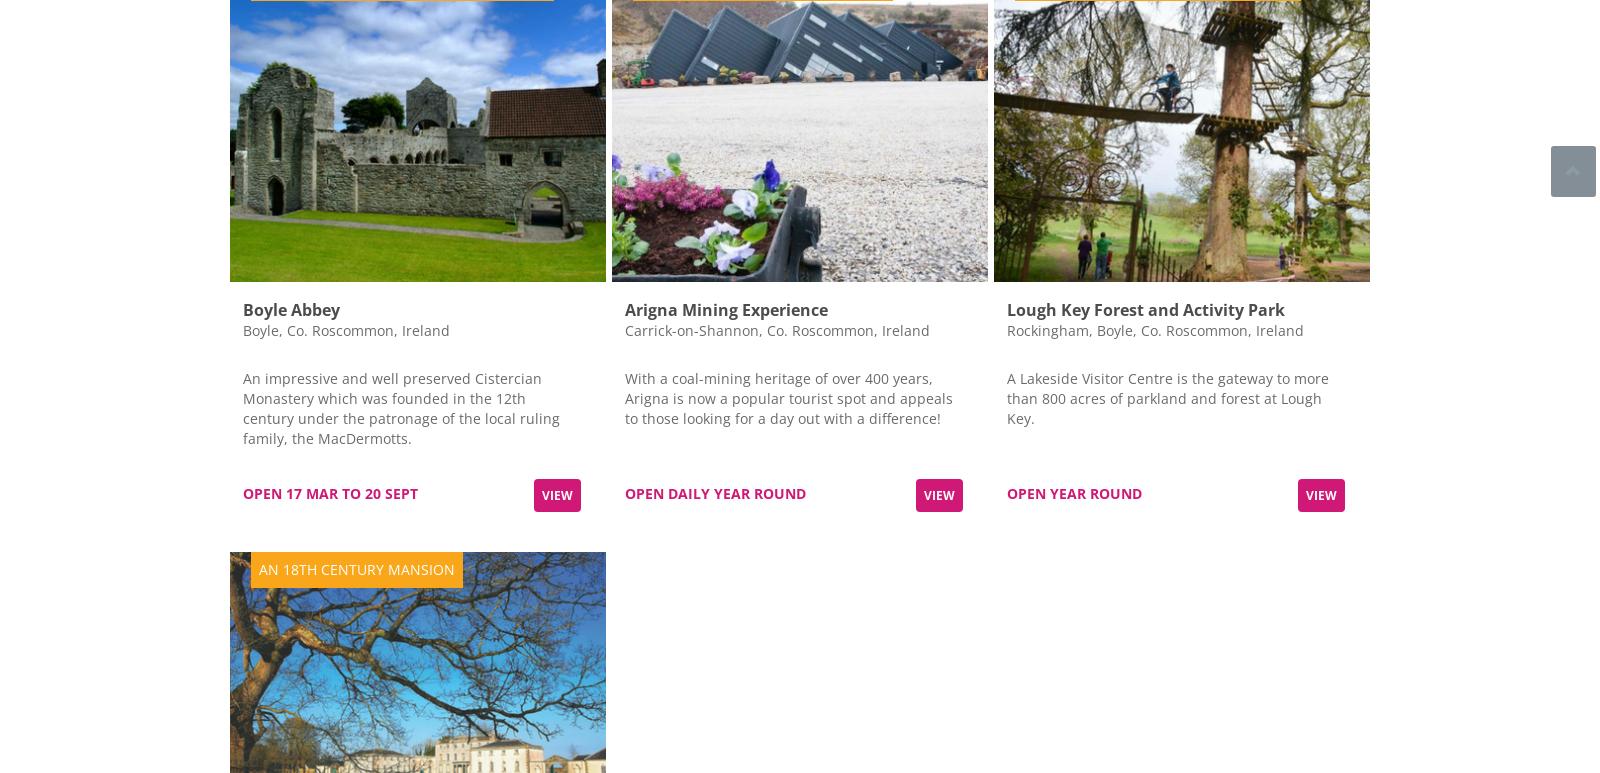 Image resolution: width=1600 pixels, height=773 pixels. Describe the element at coordinates (788, 396) in the screenshot. I see `'With a coal-mining heritage of over 400 years, Arigna is now a popular tourist spot and appeals to those looking for a day out with a difference!'` at that location.